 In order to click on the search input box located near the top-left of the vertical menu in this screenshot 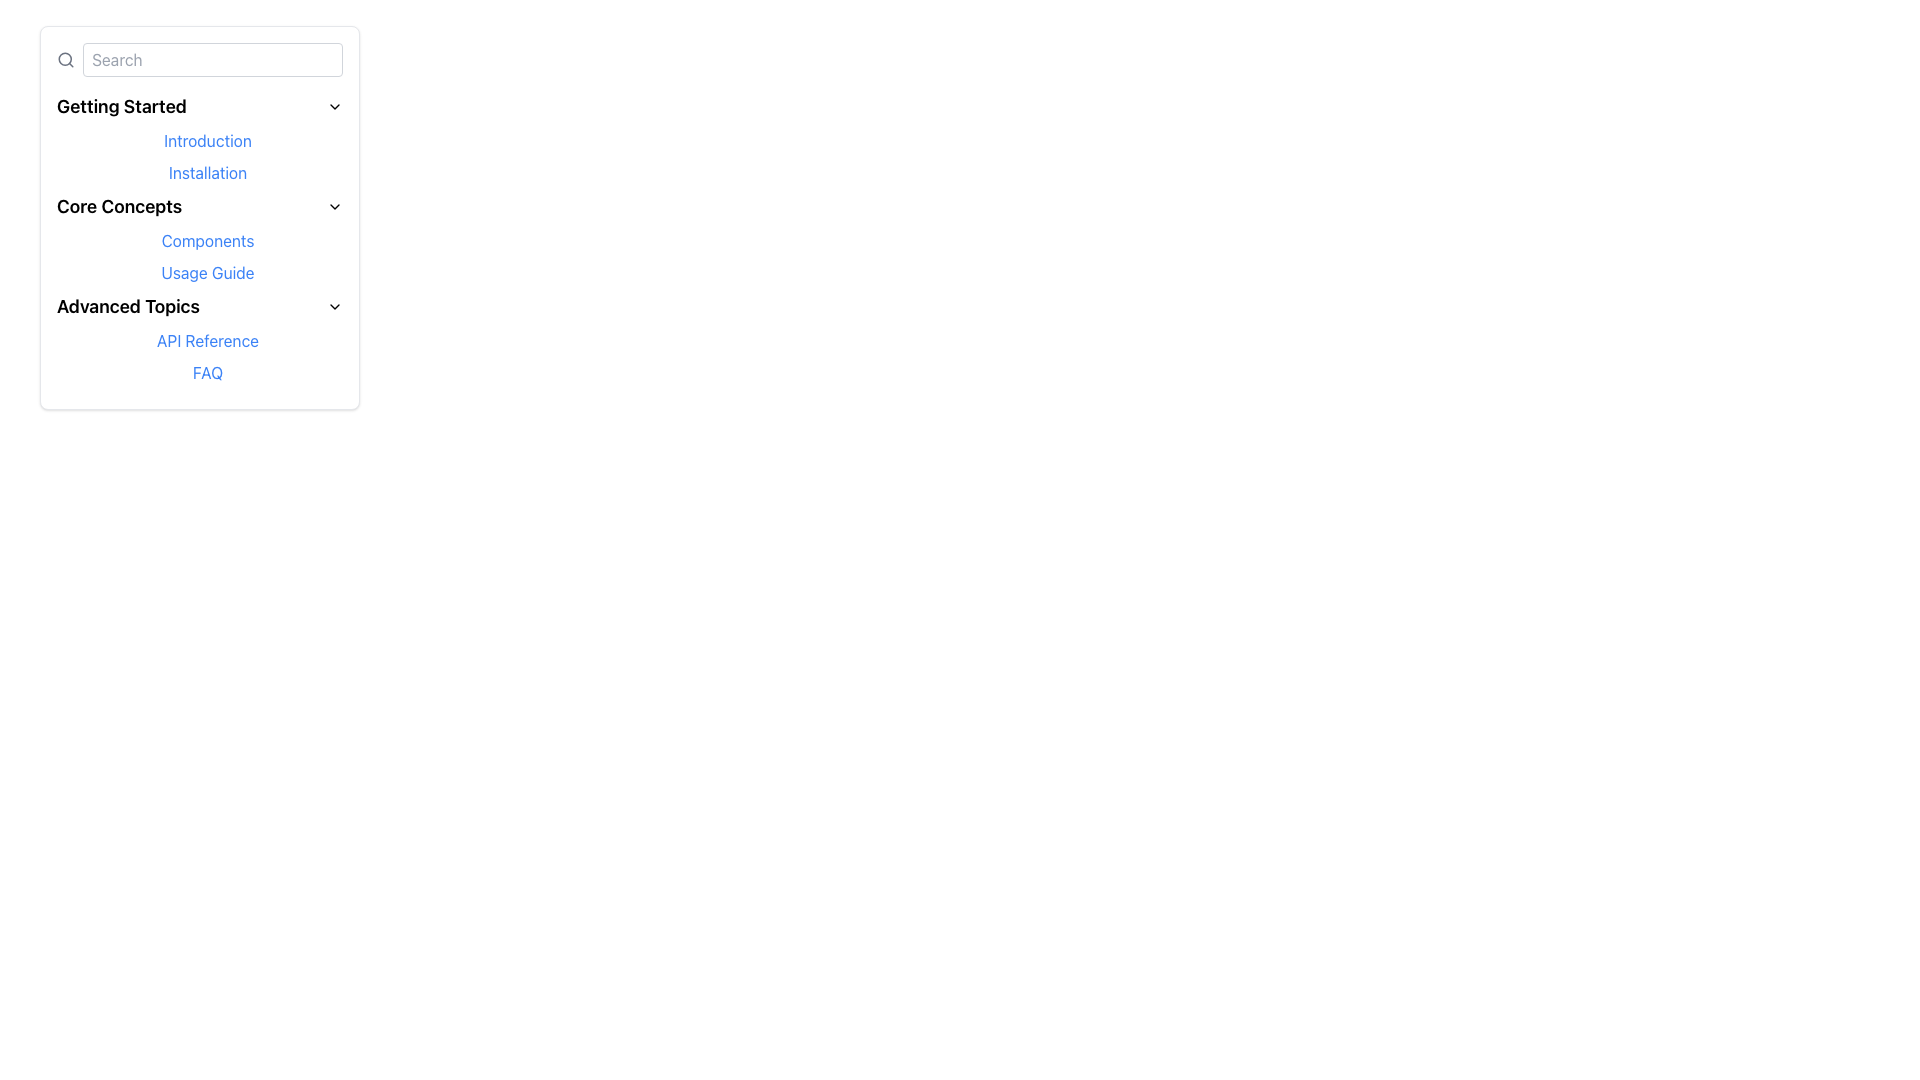, I will do `click(213, 59)`.